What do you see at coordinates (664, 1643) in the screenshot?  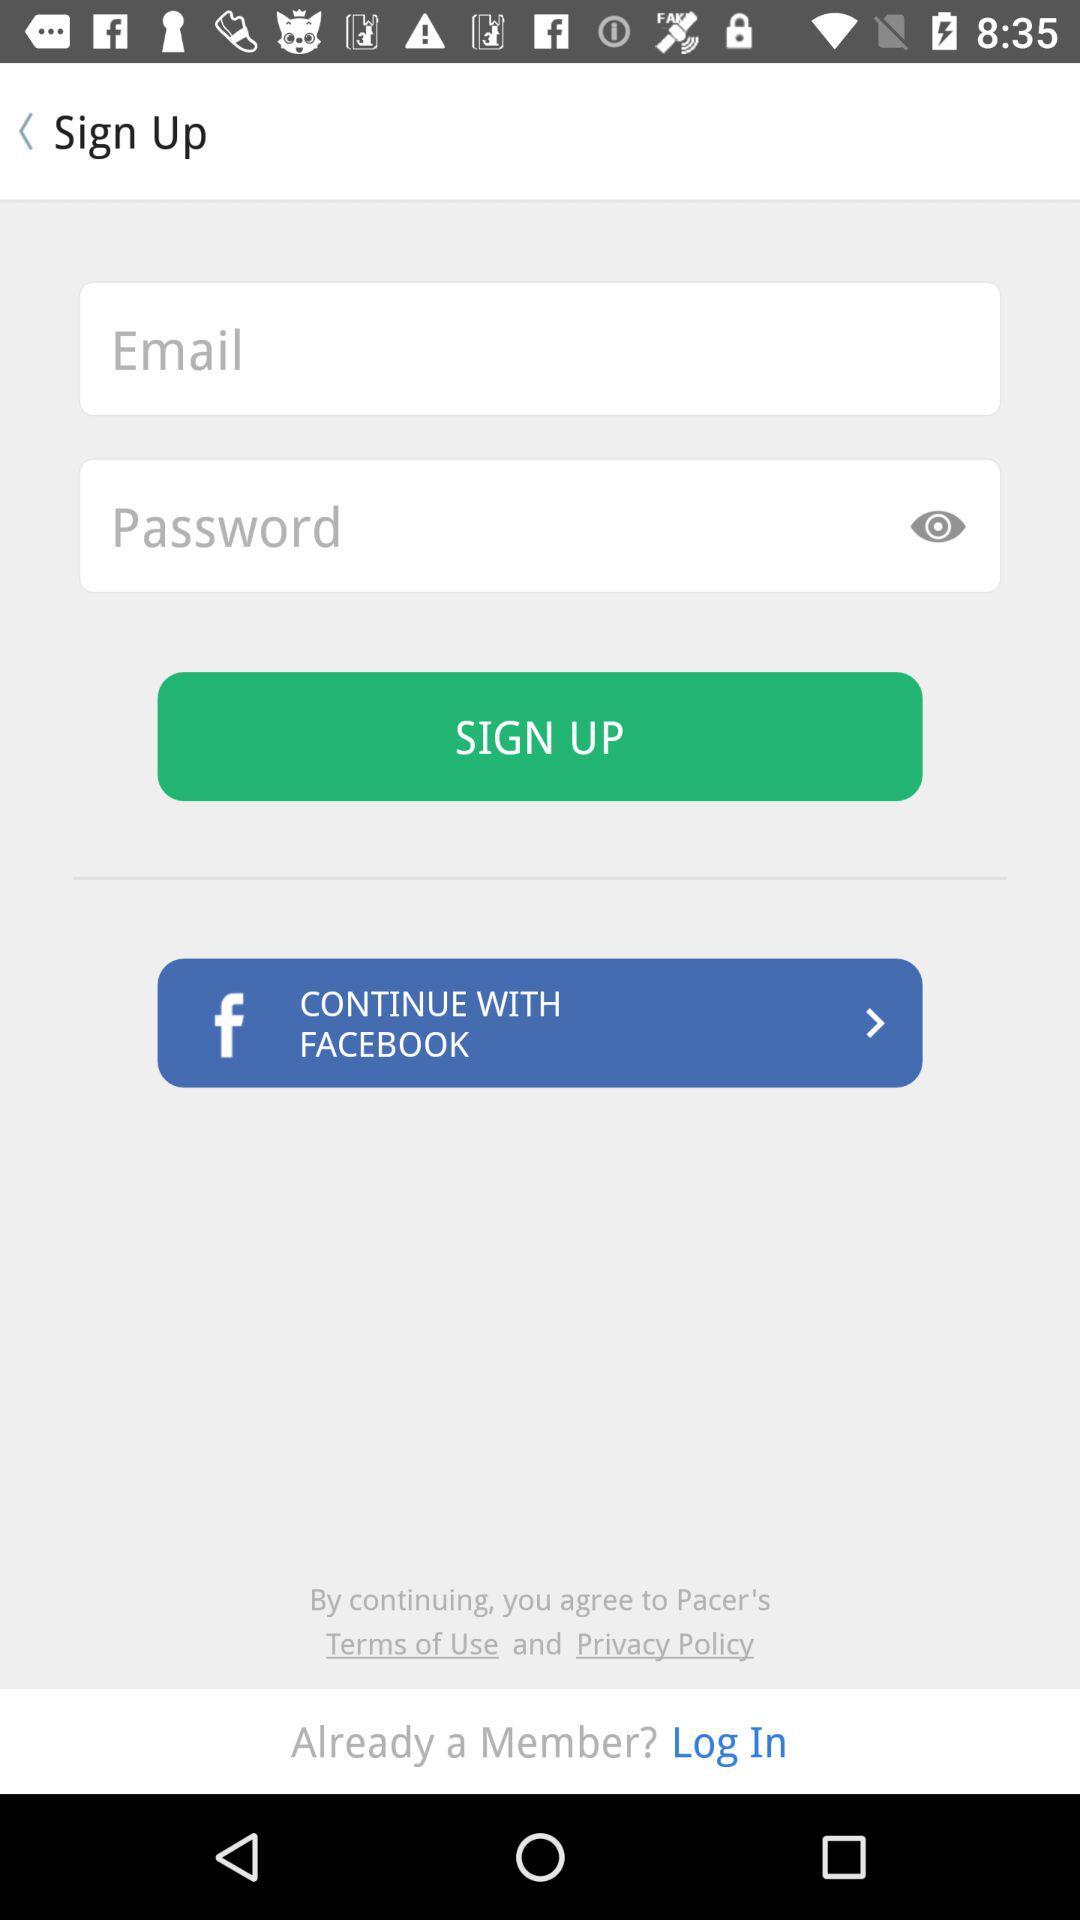 I see `item next to the and icon` at bounding box center [664, 1643].